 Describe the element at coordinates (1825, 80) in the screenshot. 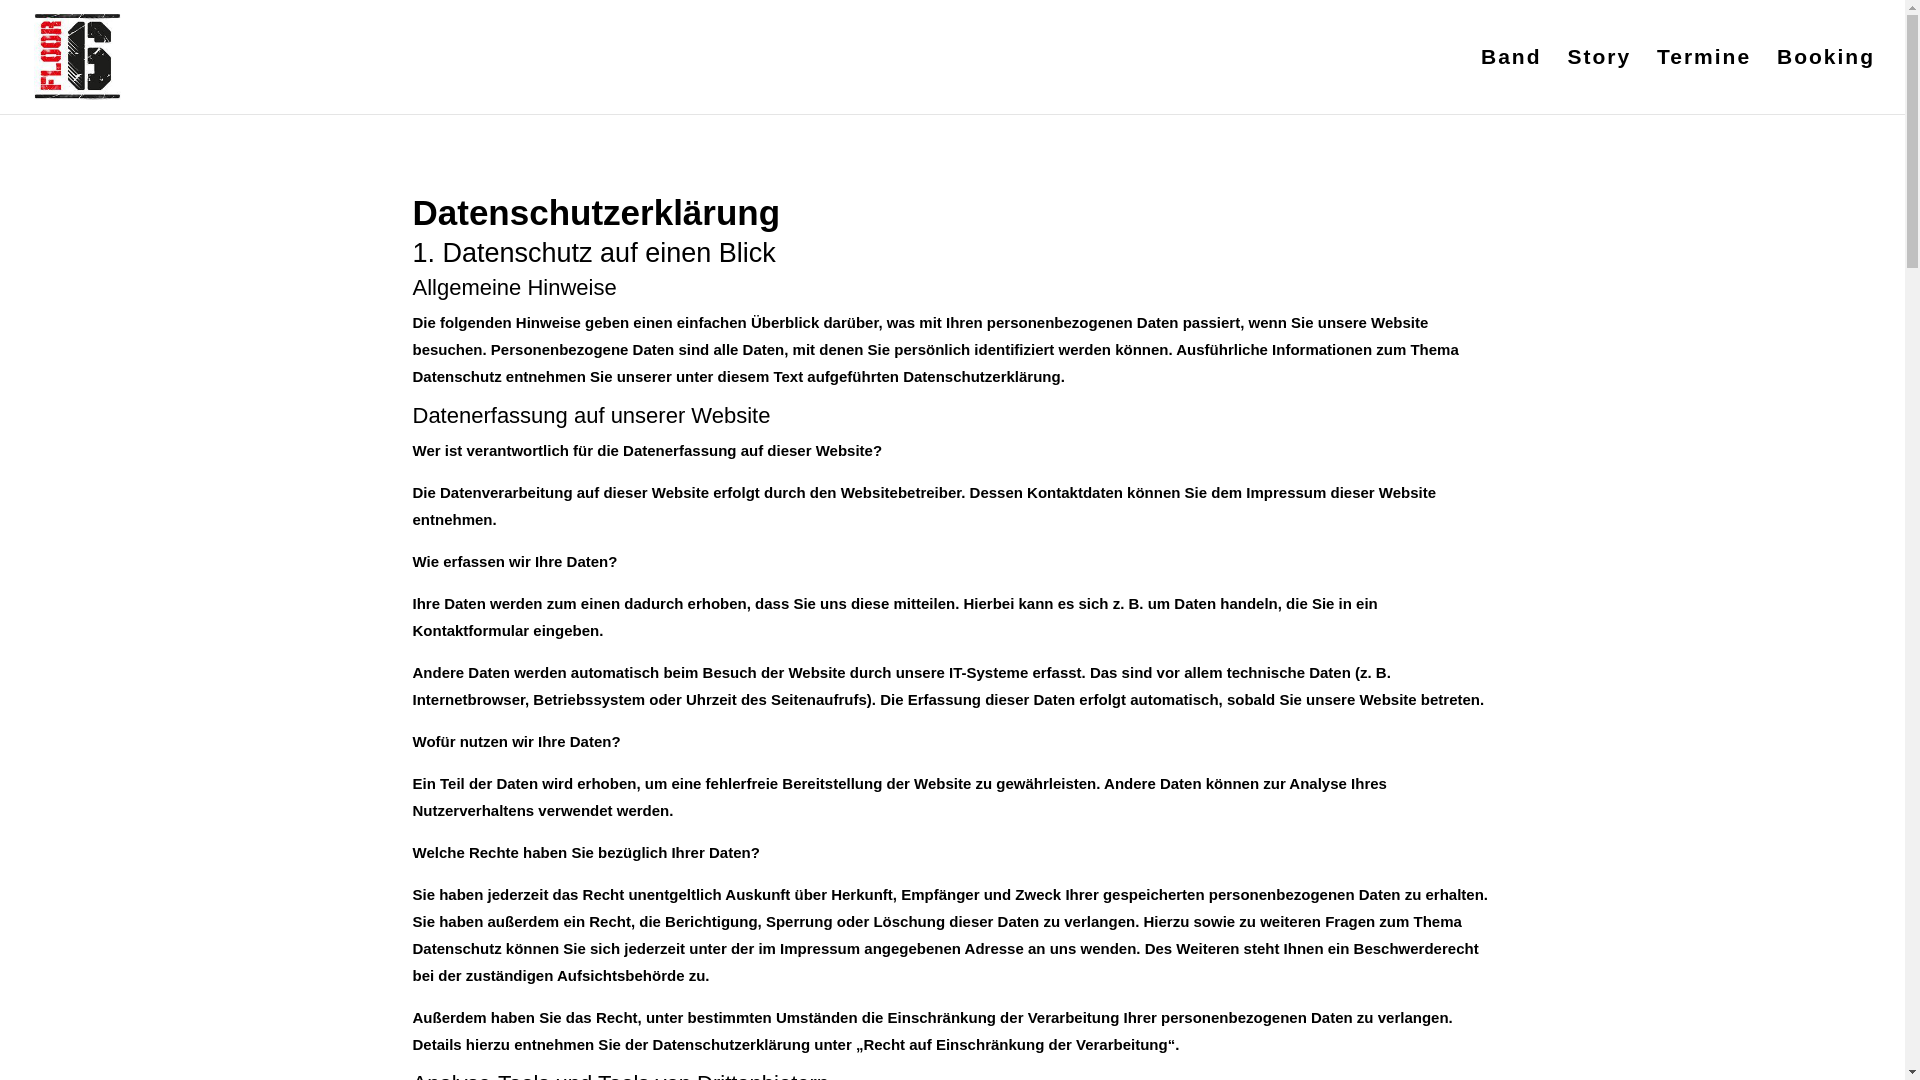

I see `'Booking'` at that location.